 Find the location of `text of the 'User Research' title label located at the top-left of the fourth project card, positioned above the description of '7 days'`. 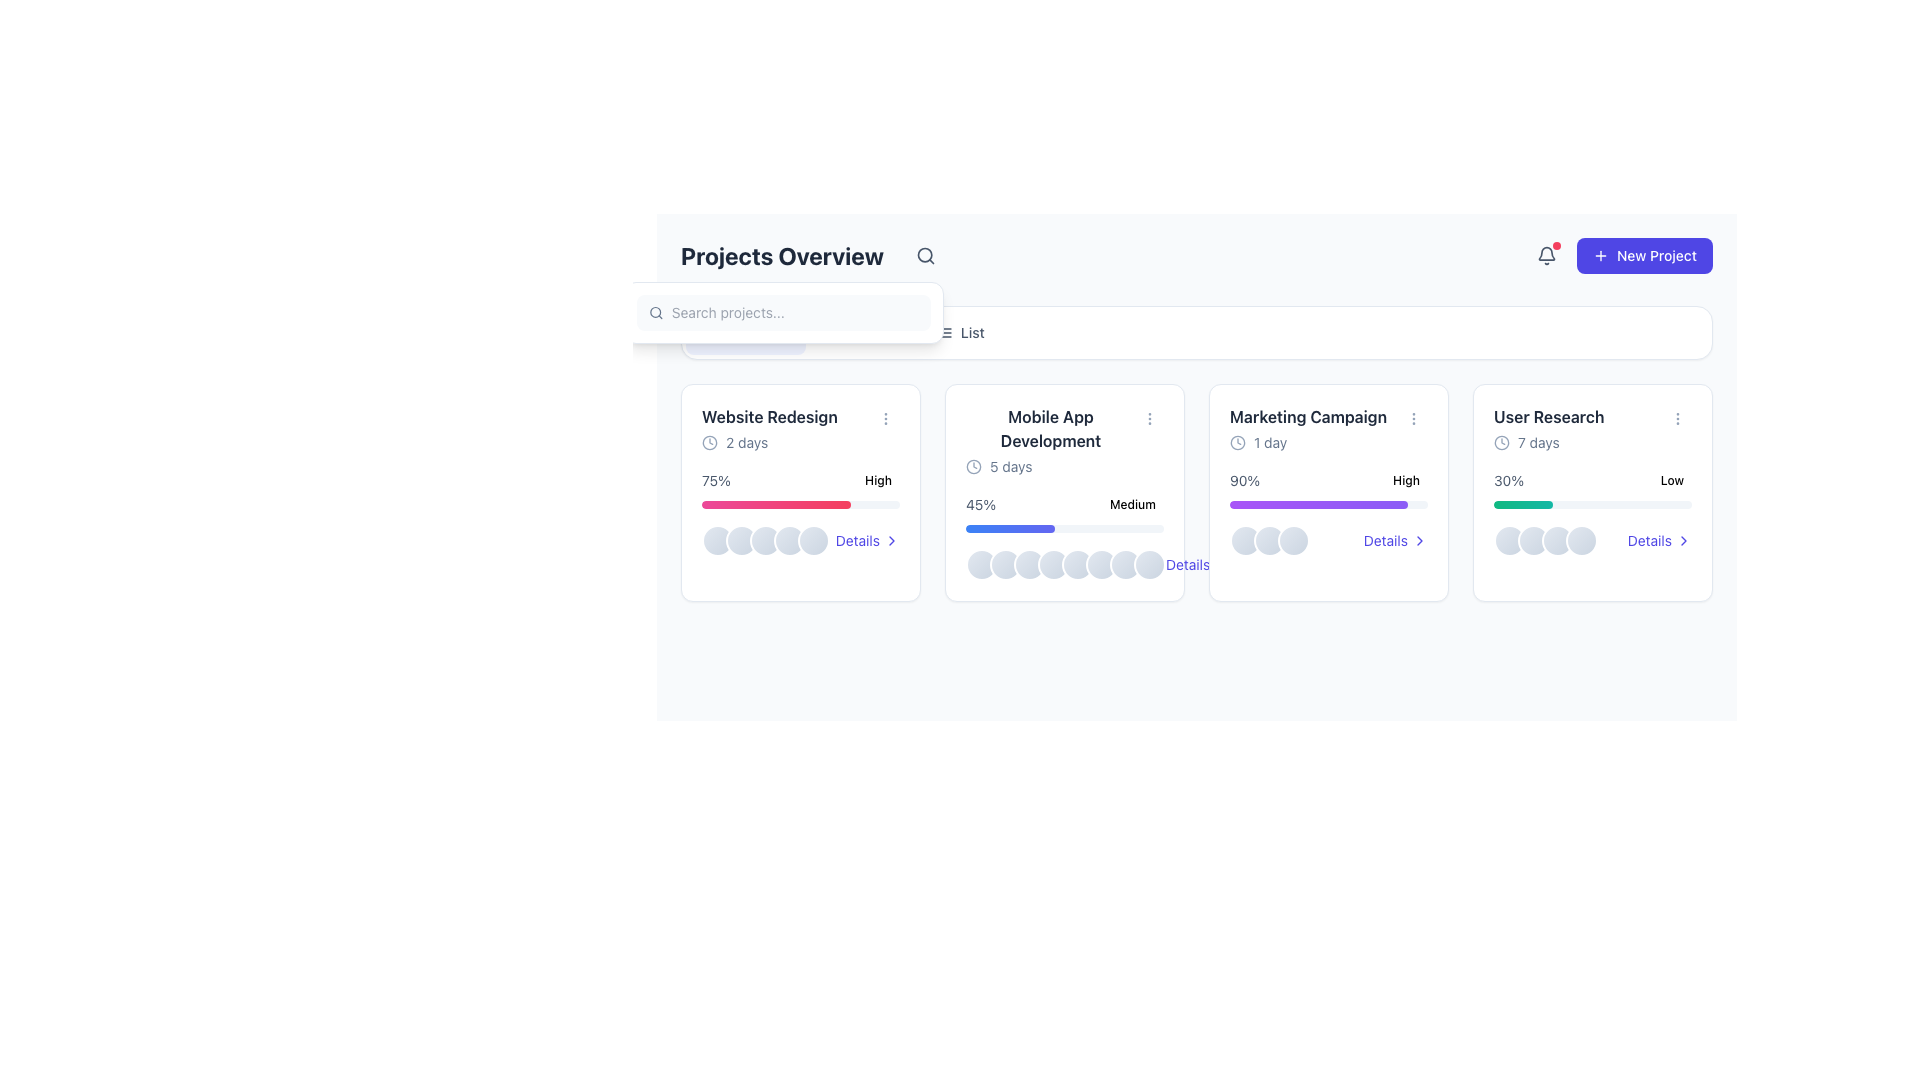

text of the 'User Research' title label located at the top-left of the fourth project card, positioned above the description of '7 days' is located at coordinates (1548, 415).